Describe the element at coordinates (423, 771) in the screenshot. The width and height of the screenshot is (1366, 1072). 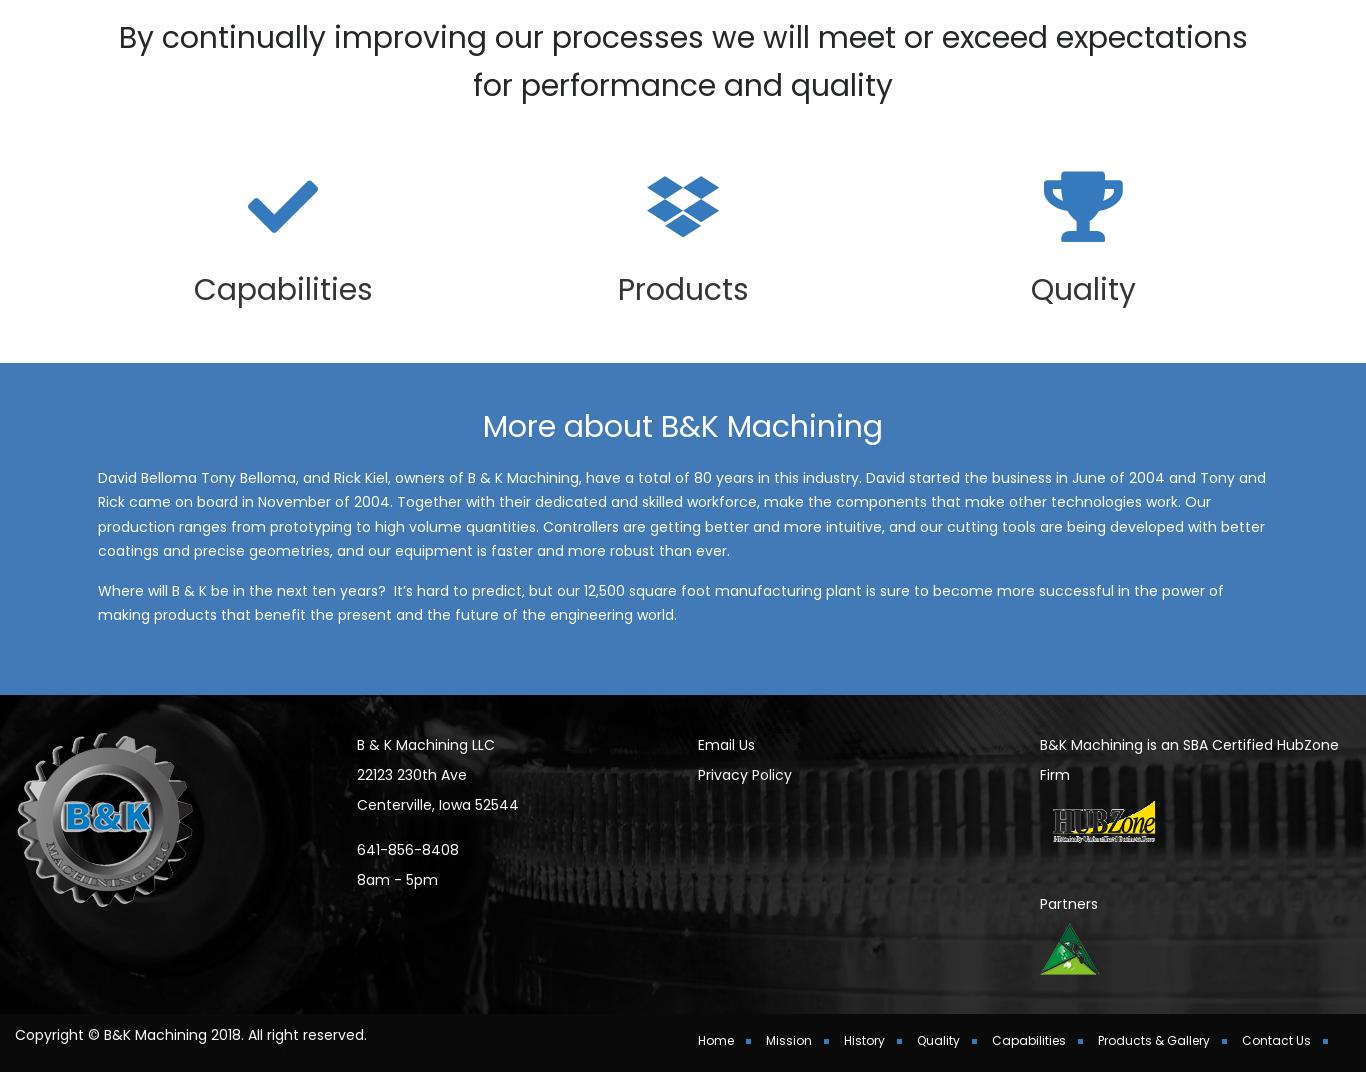
I see `'B & K Machining LLC'` at that location.